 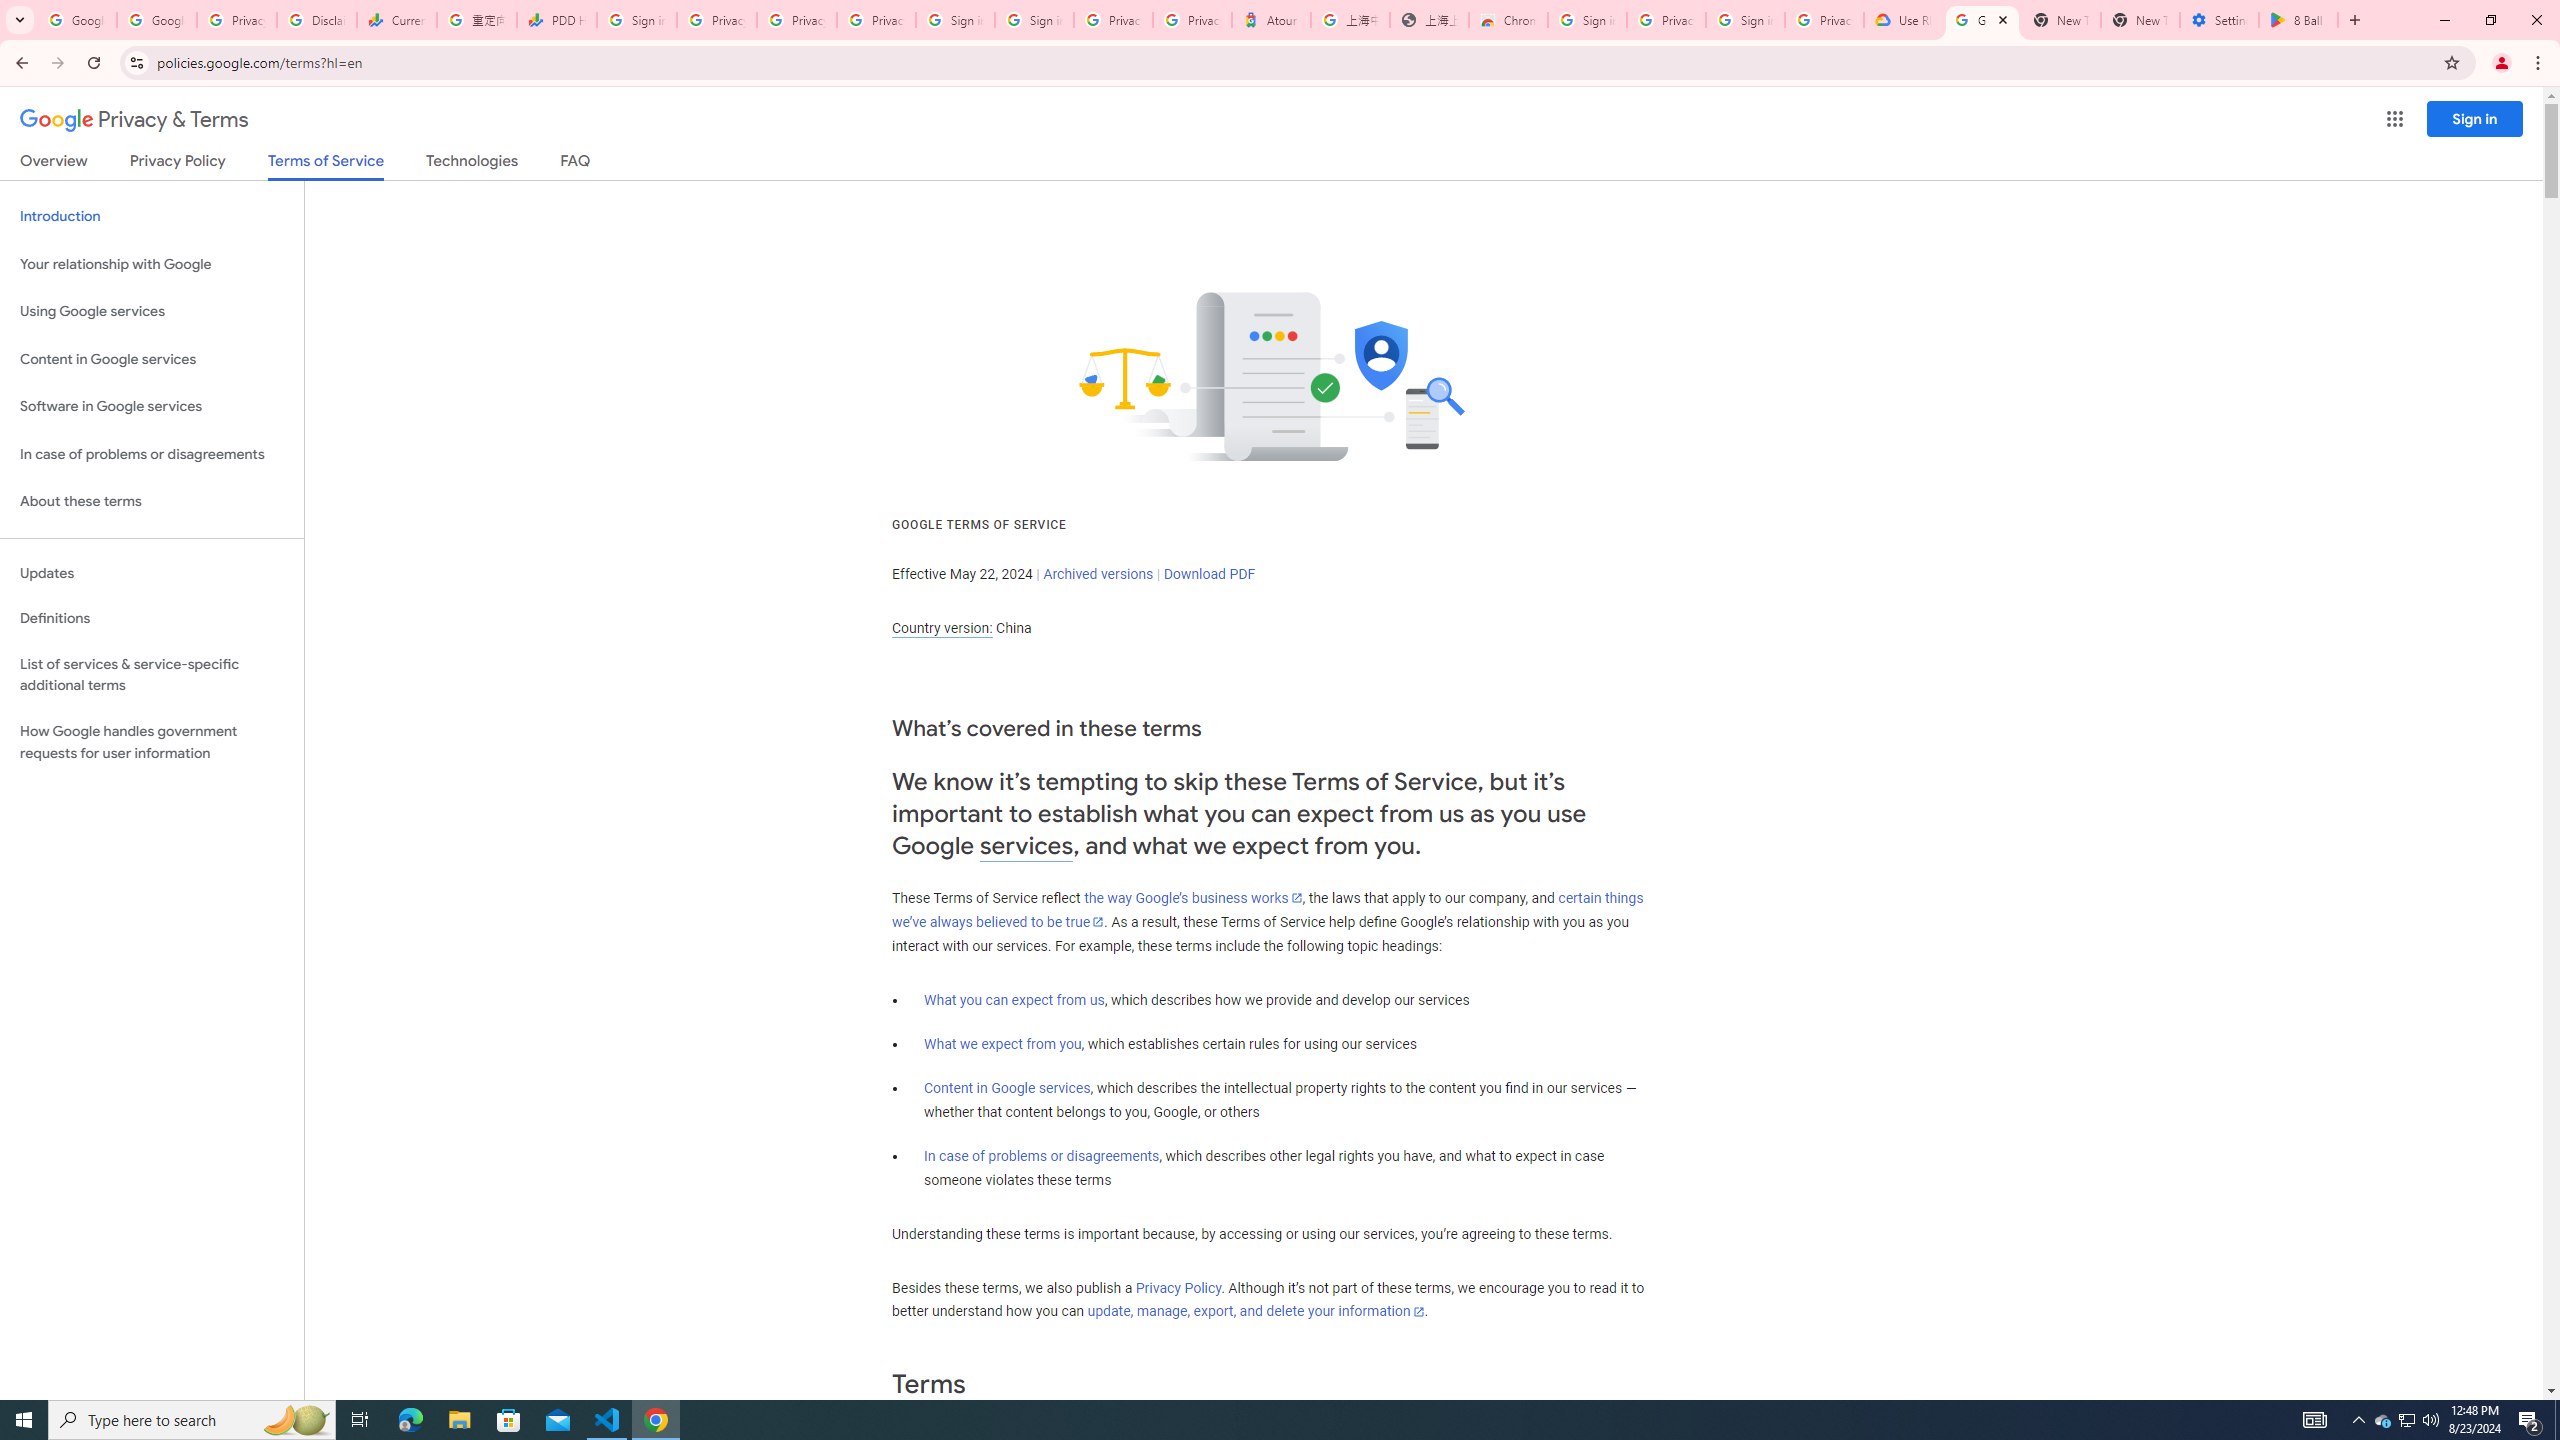 I want to click on 'What you can expect from us', so click(x=1015, y=999).